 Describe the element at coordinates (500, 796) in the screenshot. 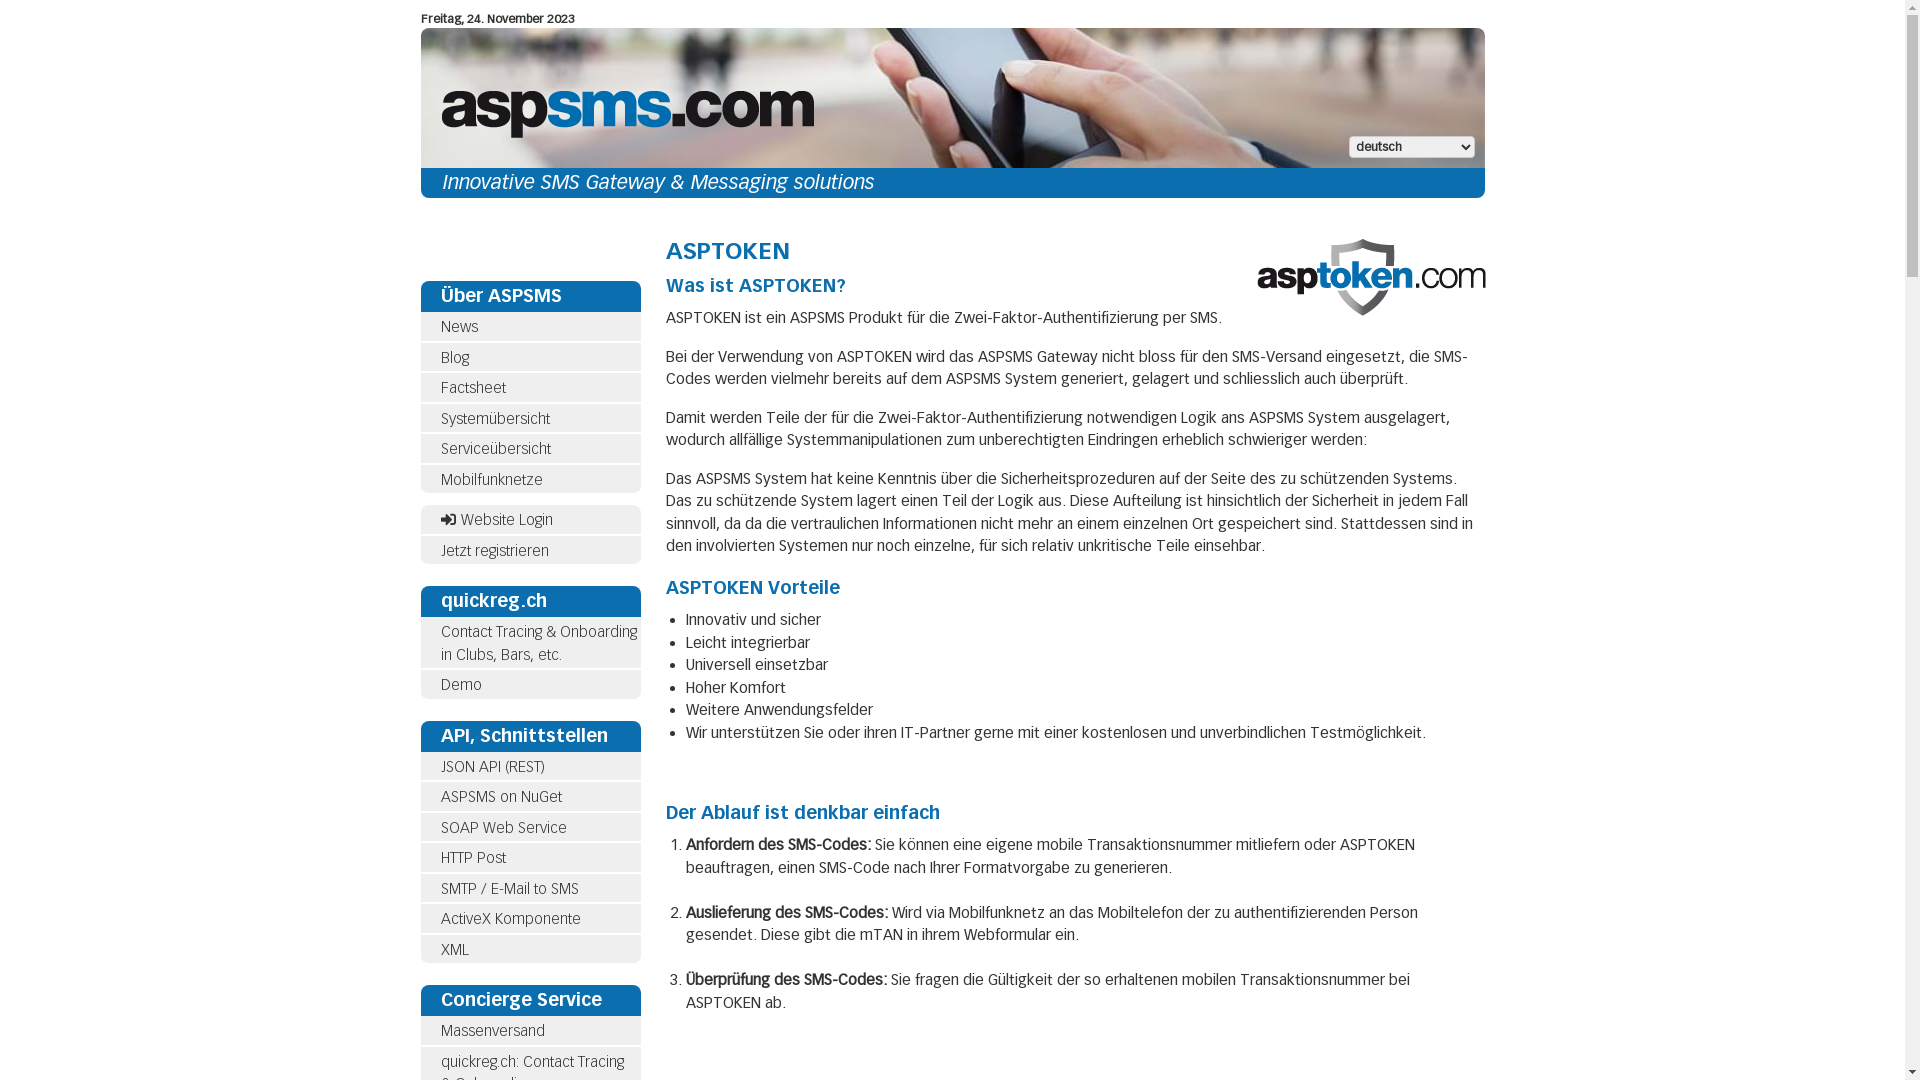

I see `'ASPSMS on NuGet'` at that location.